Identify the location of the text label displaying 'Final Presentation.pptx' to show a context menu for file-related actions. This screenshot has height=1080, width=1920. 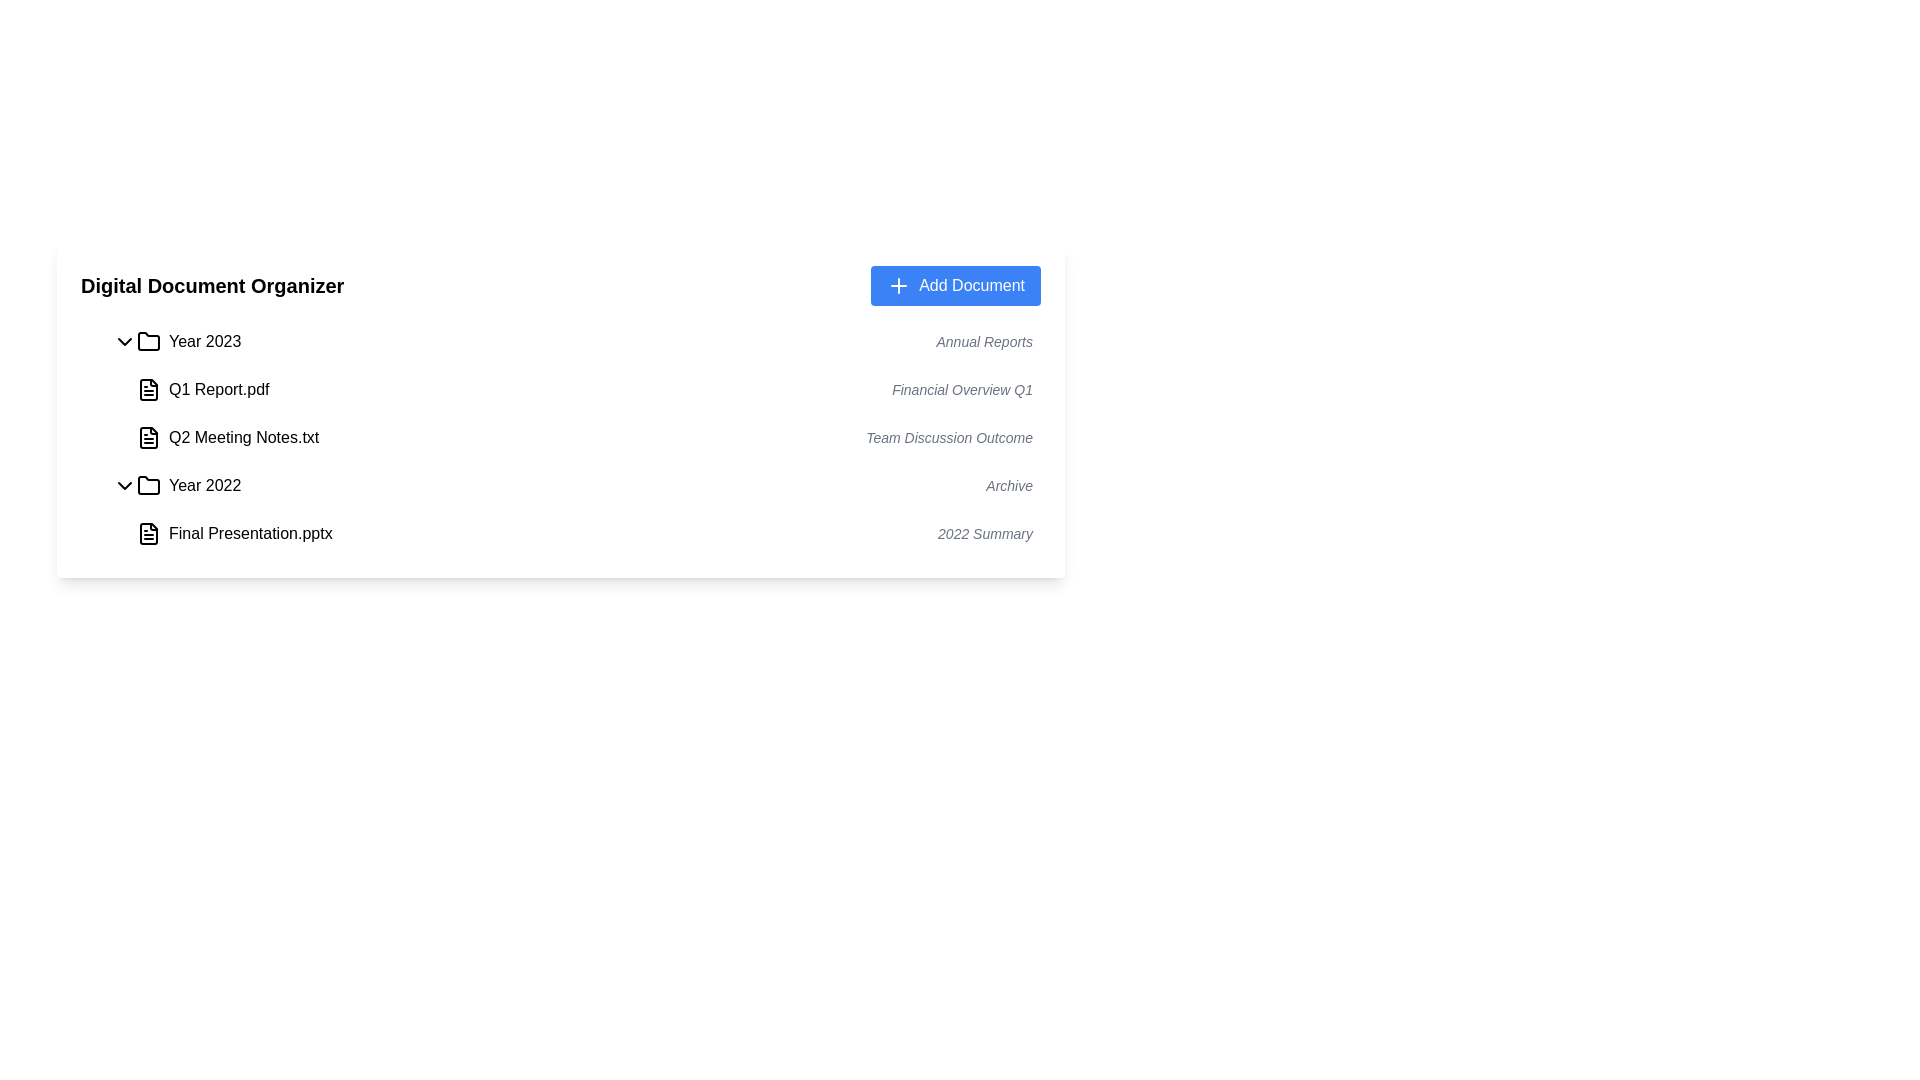
(249, 532).